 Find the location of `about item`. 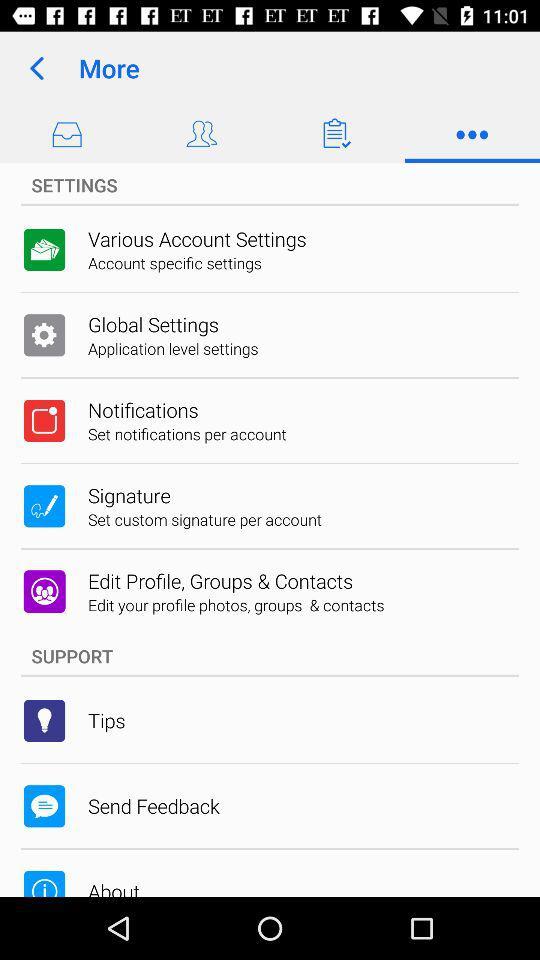

about item is located at coordinates (113, 886).